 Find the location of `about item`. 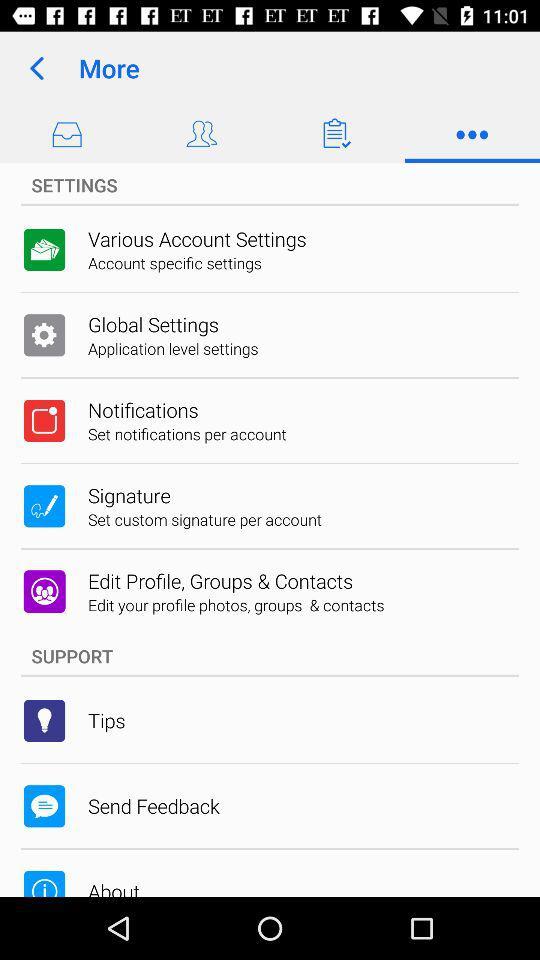

about item is located at coordinates (113, 886).